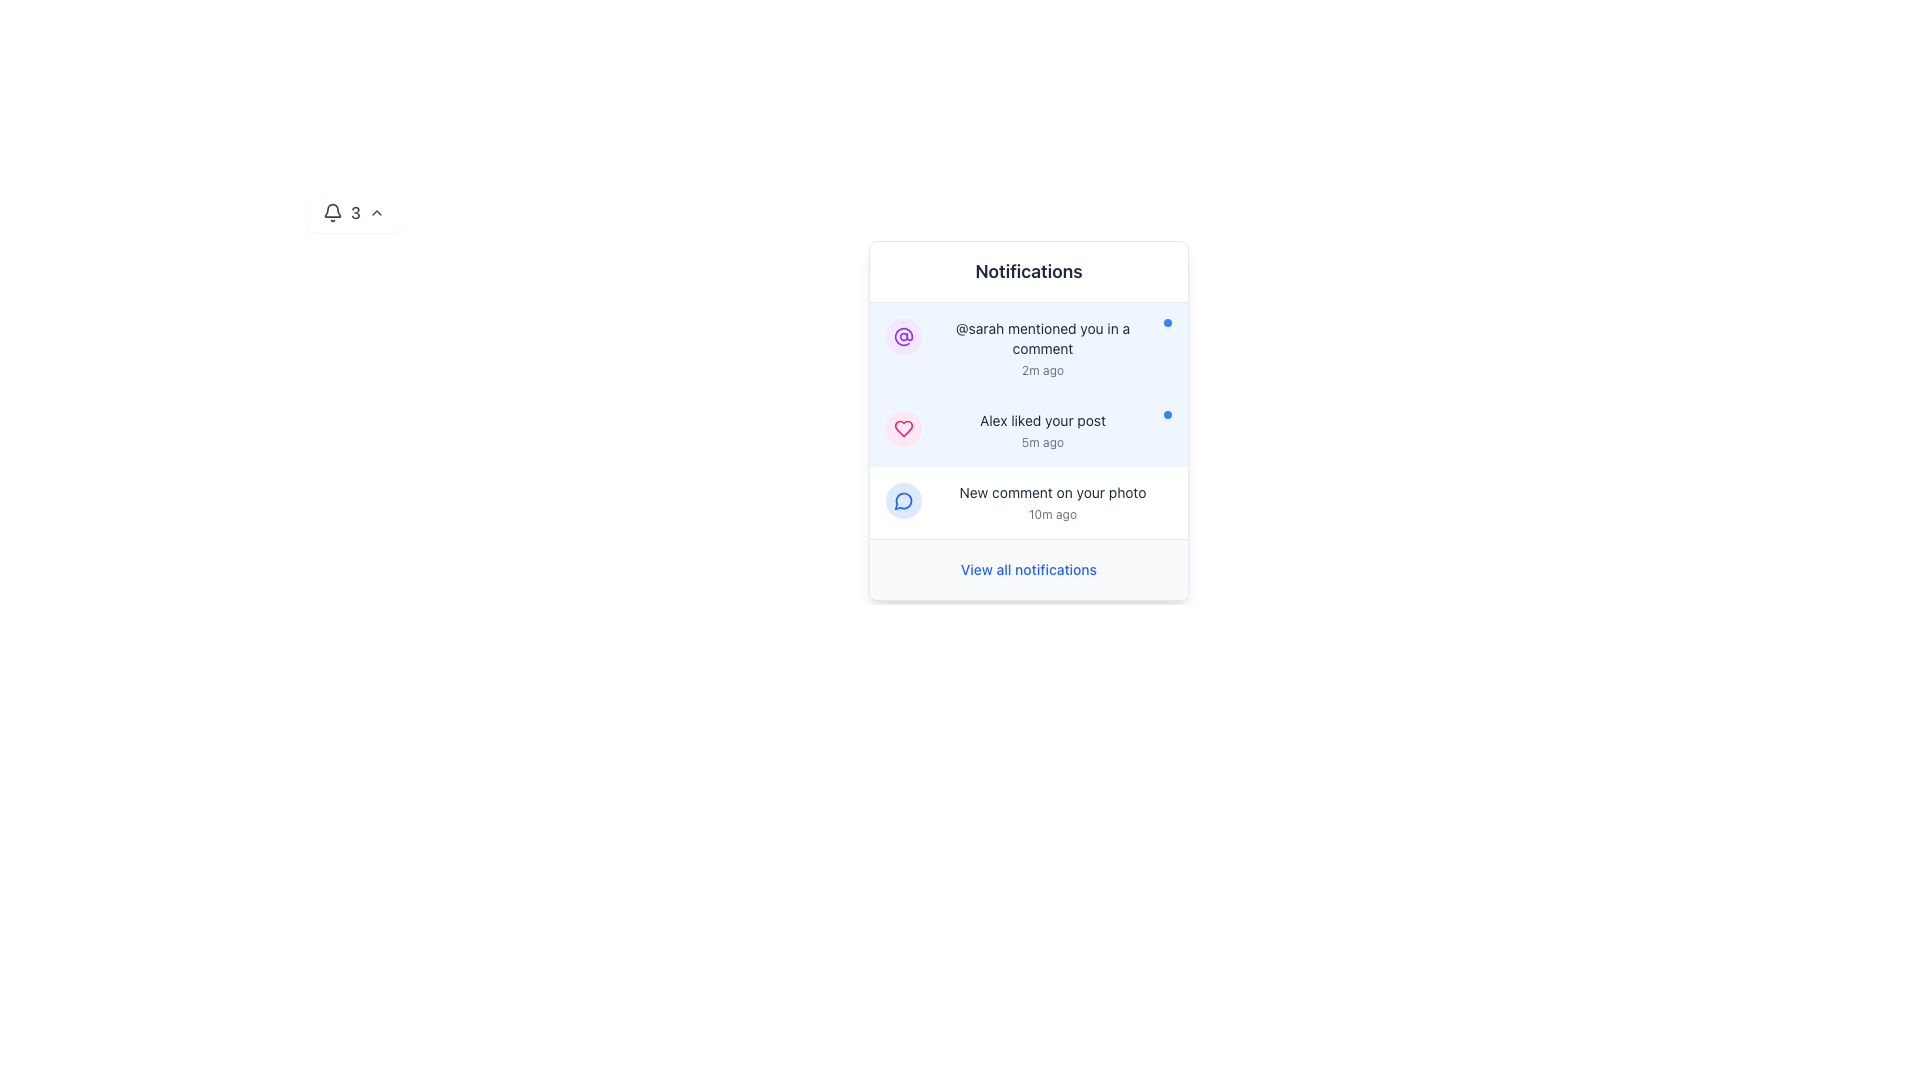 This screenshot has height=1080, width=1920. What do you see at coordinates (902, 427) in the screenshot?
I see `the heart icon representing a 'like' action located beside the text 'Alex liked your post' in the notifications panel` at bounding box center [902, 427].